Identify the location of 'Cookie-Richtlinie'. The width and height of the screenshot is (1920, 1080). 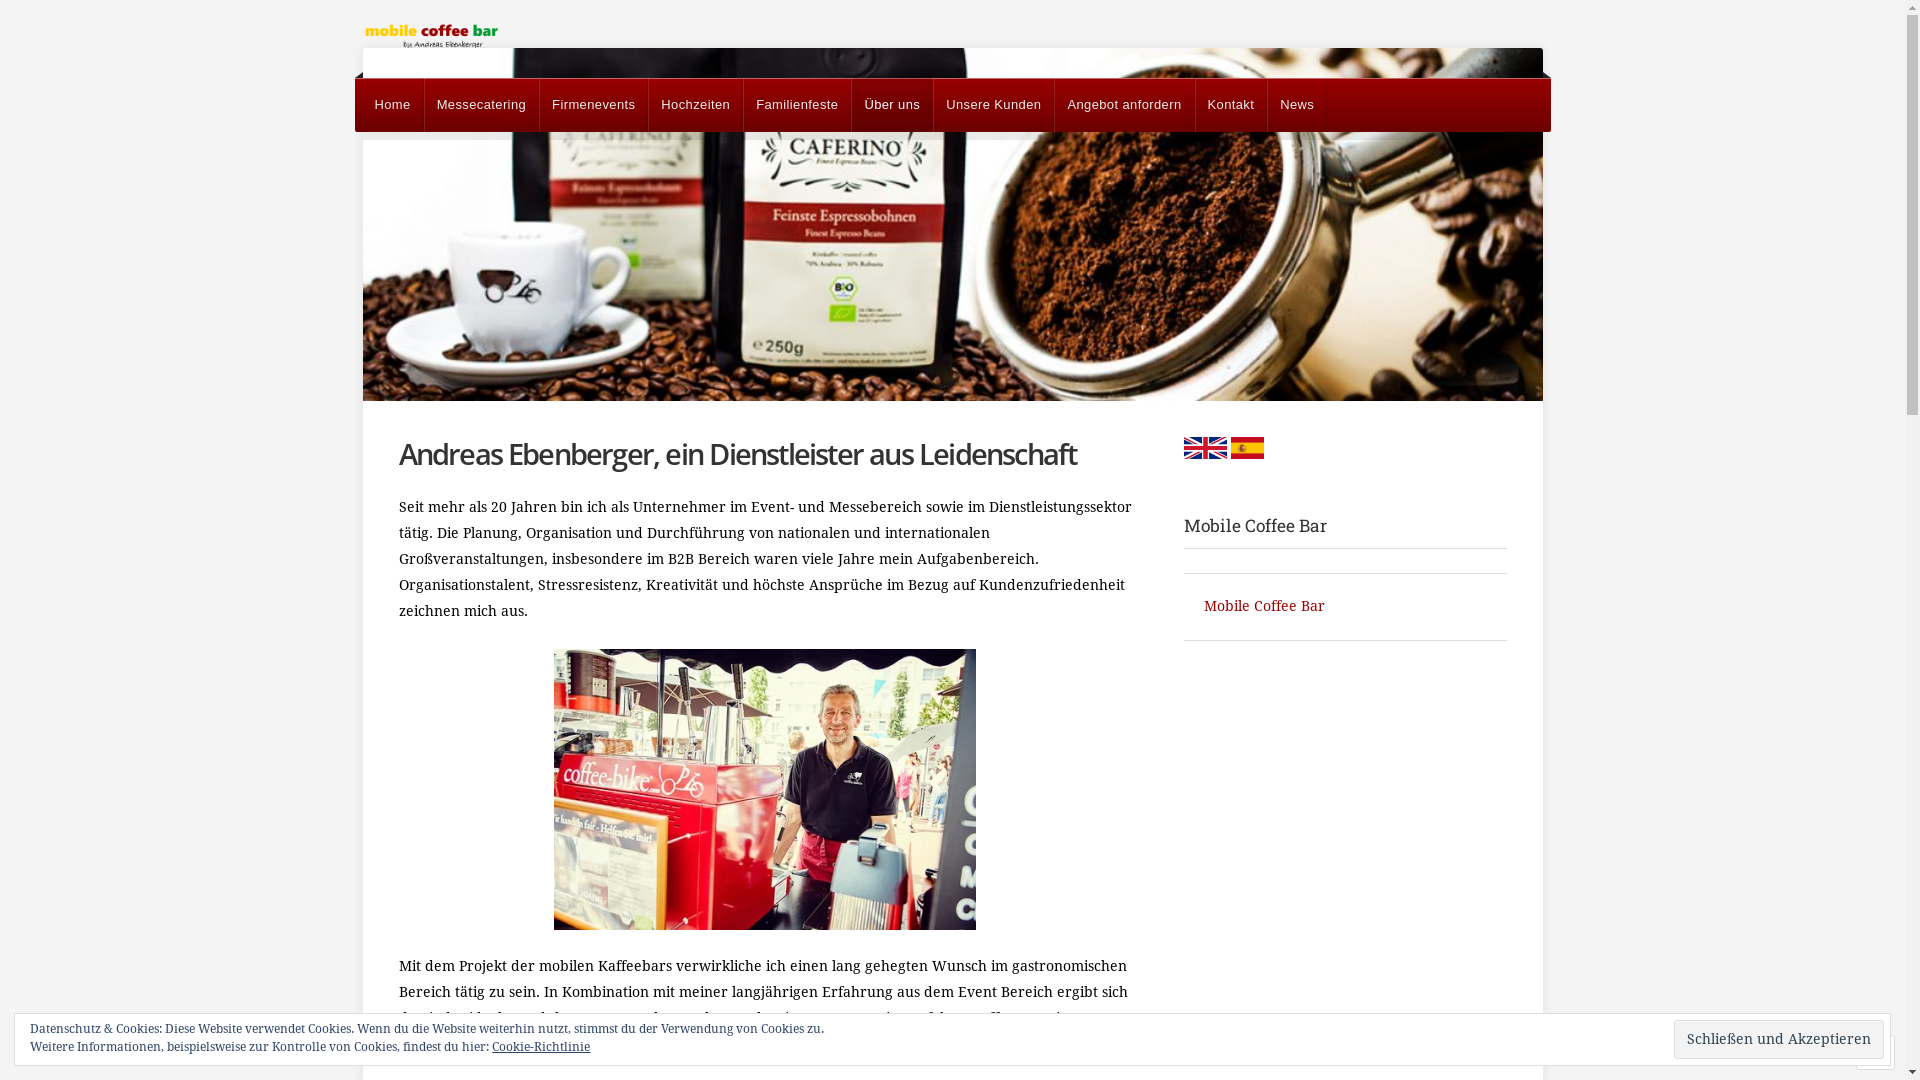
(541, 1045).